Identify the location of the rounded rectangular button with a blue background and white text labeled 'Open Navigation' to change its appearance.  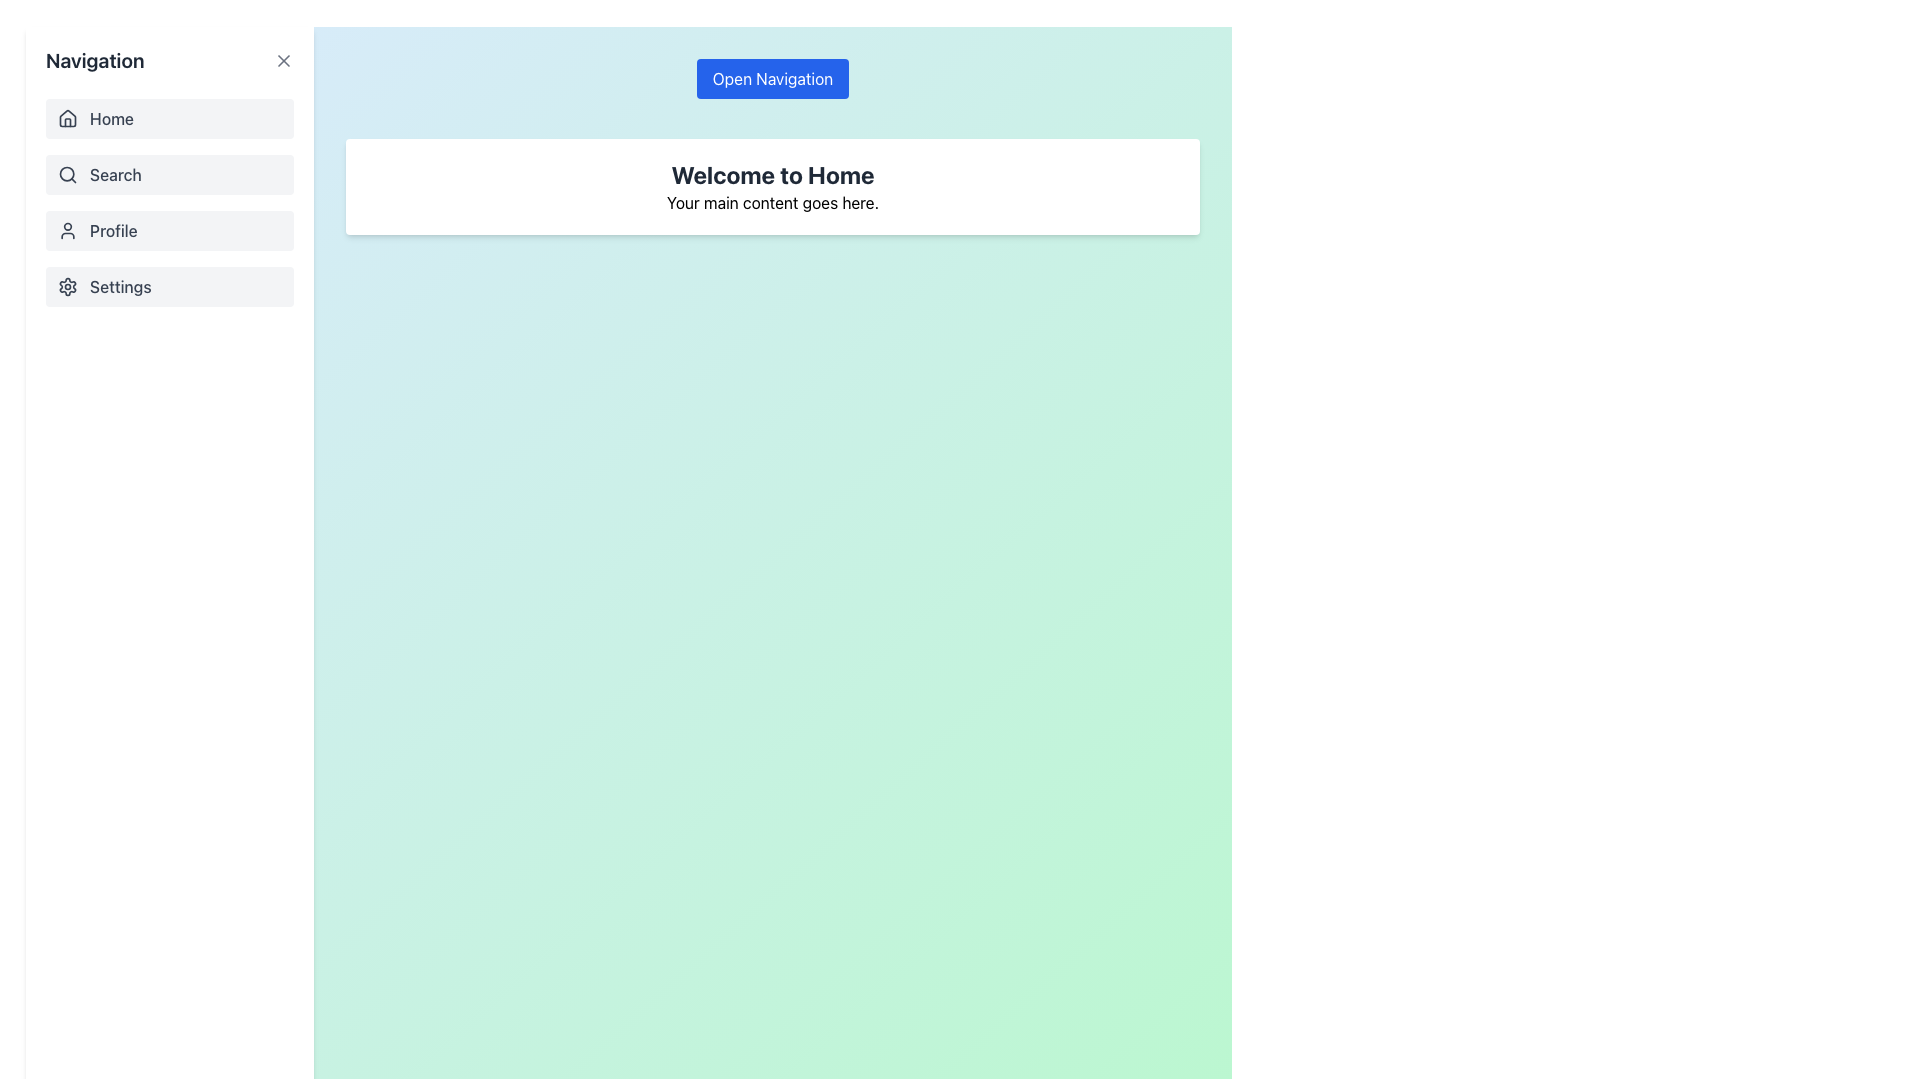
(771, 77).